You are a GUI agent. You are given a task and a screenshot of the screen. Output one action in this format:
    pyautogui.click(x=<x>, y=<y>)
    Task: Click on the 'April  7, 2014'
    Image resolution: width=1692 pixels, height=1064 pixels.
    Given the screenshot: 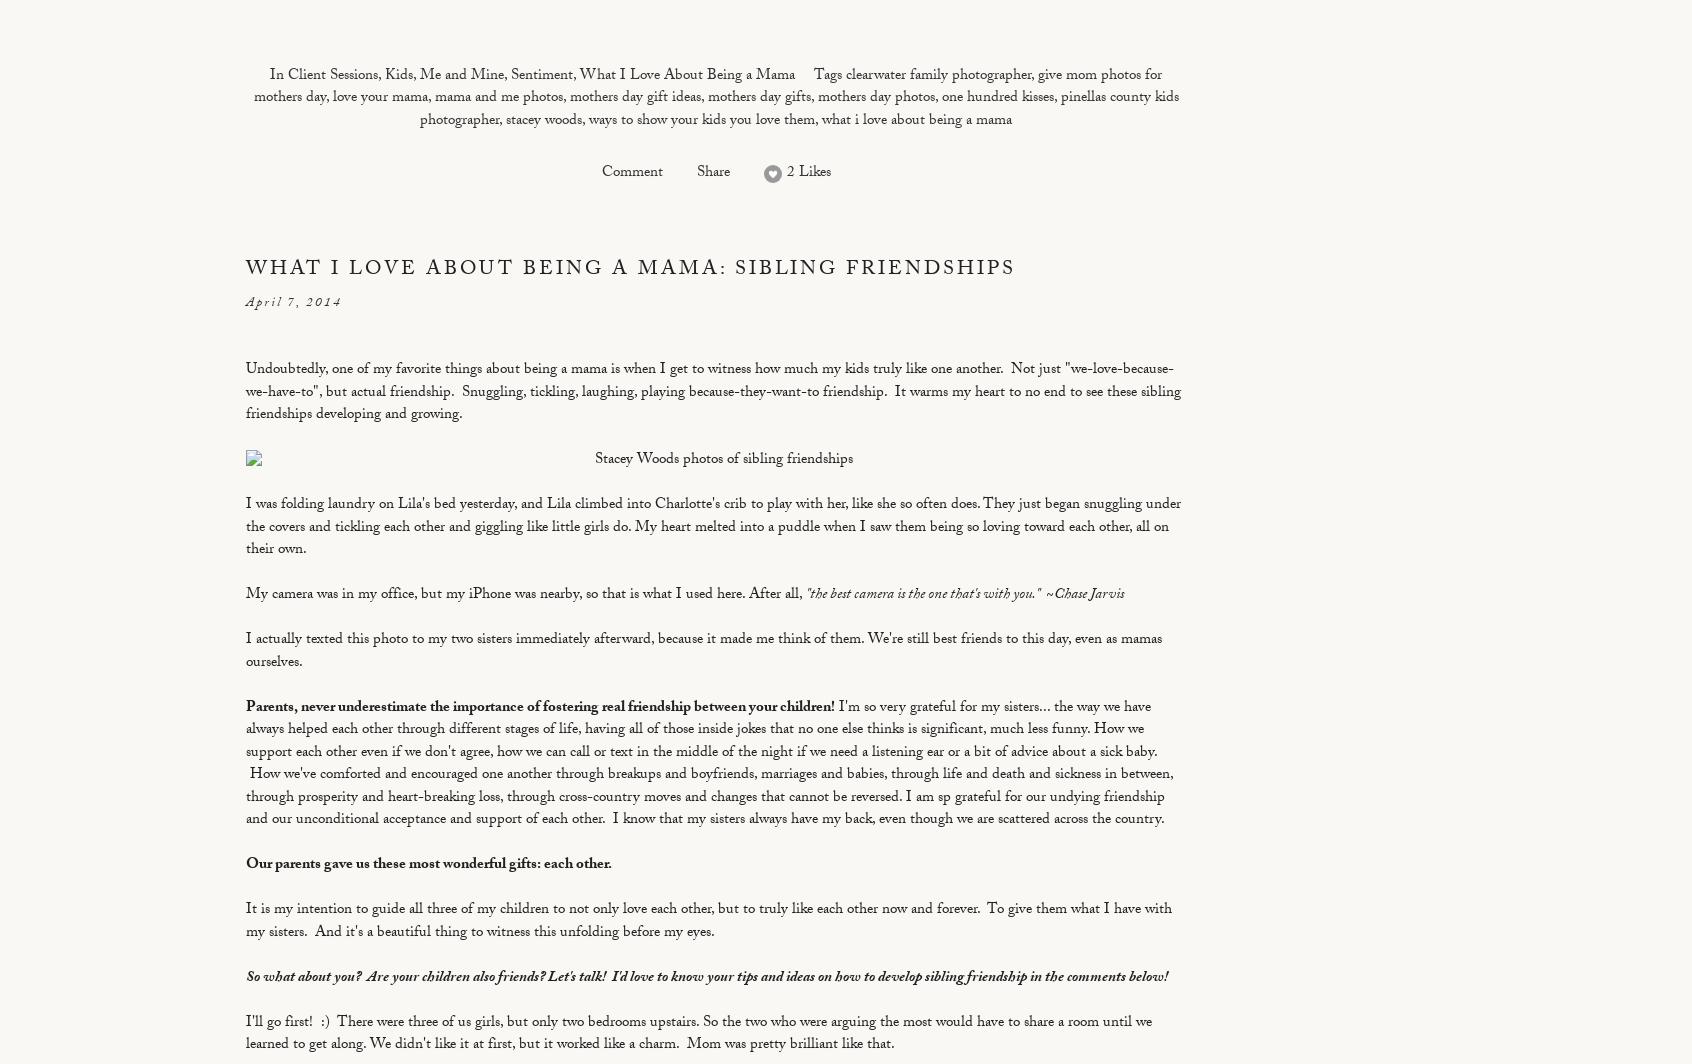 What is the action you would take?
    pyautogui.click(x=293, y=303)
    